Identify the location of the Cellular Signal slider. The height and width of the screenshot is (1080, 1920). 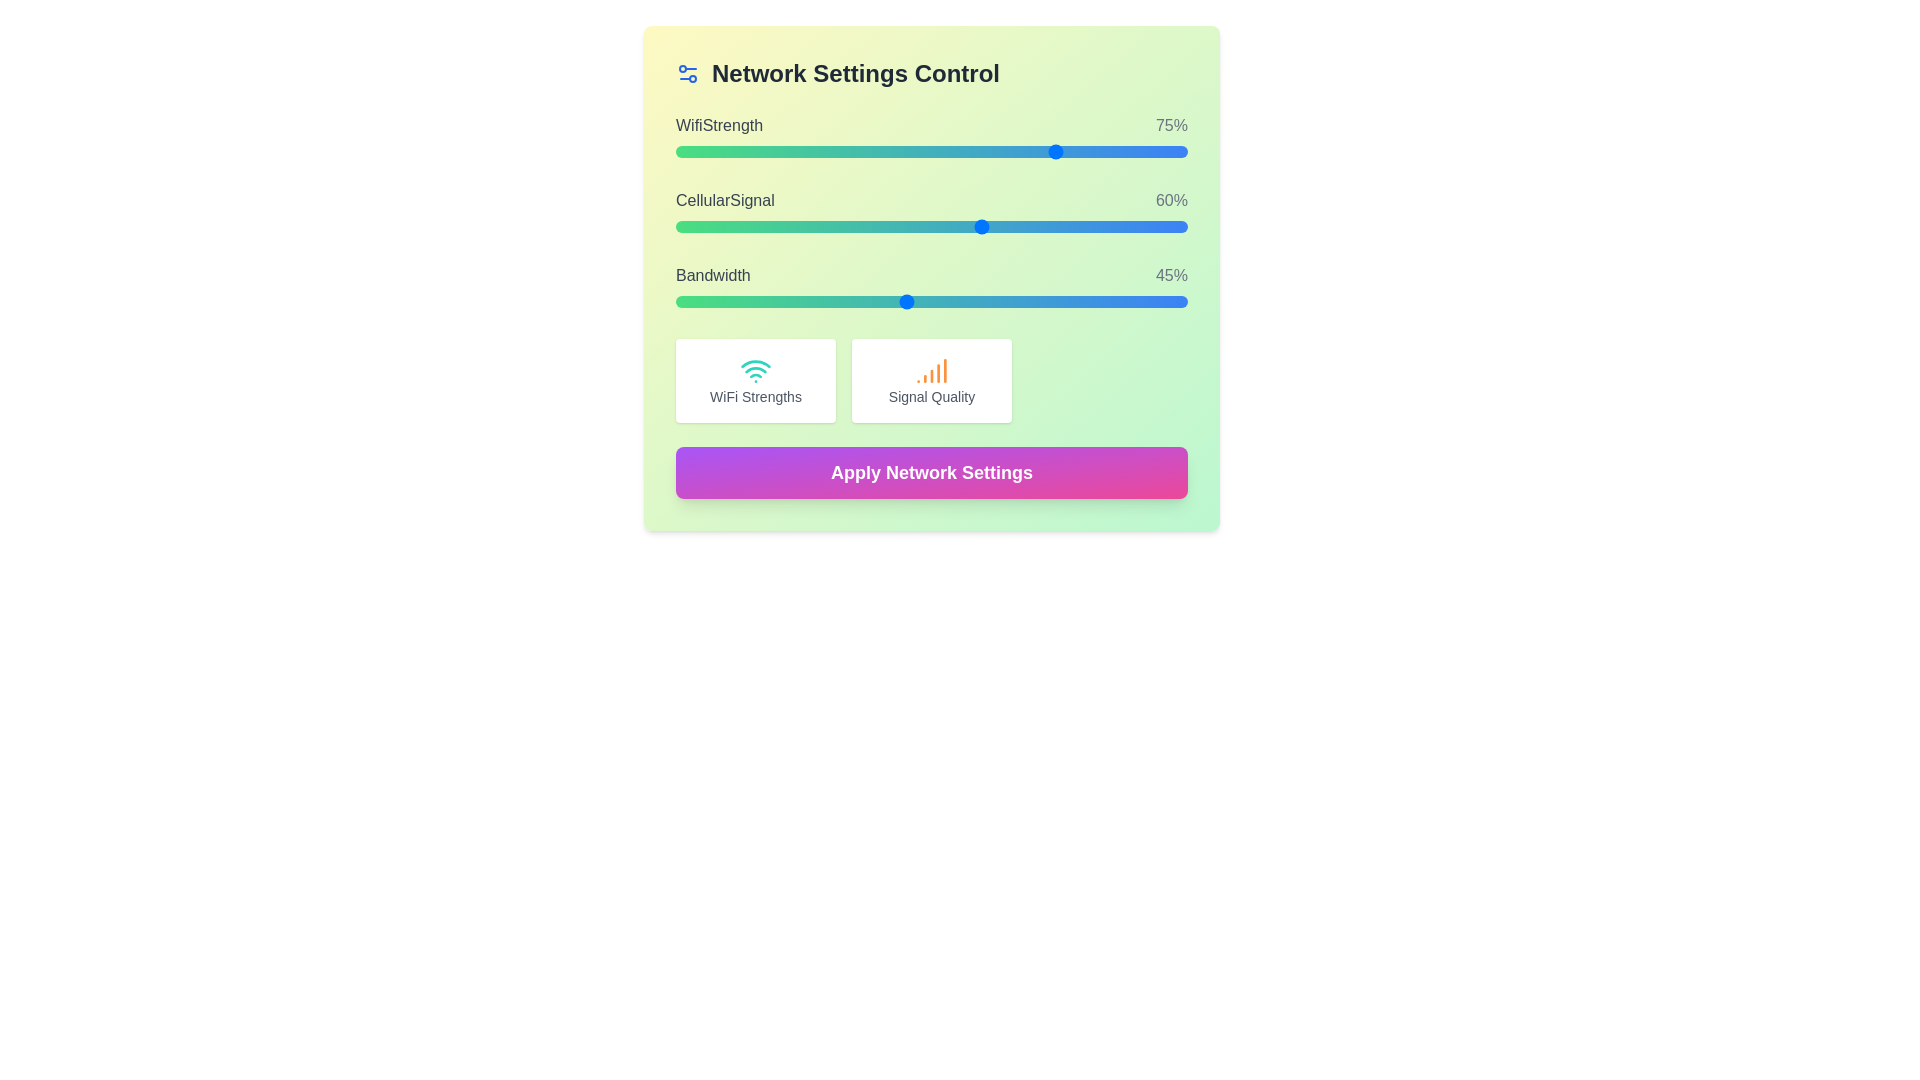
(1039, 226).